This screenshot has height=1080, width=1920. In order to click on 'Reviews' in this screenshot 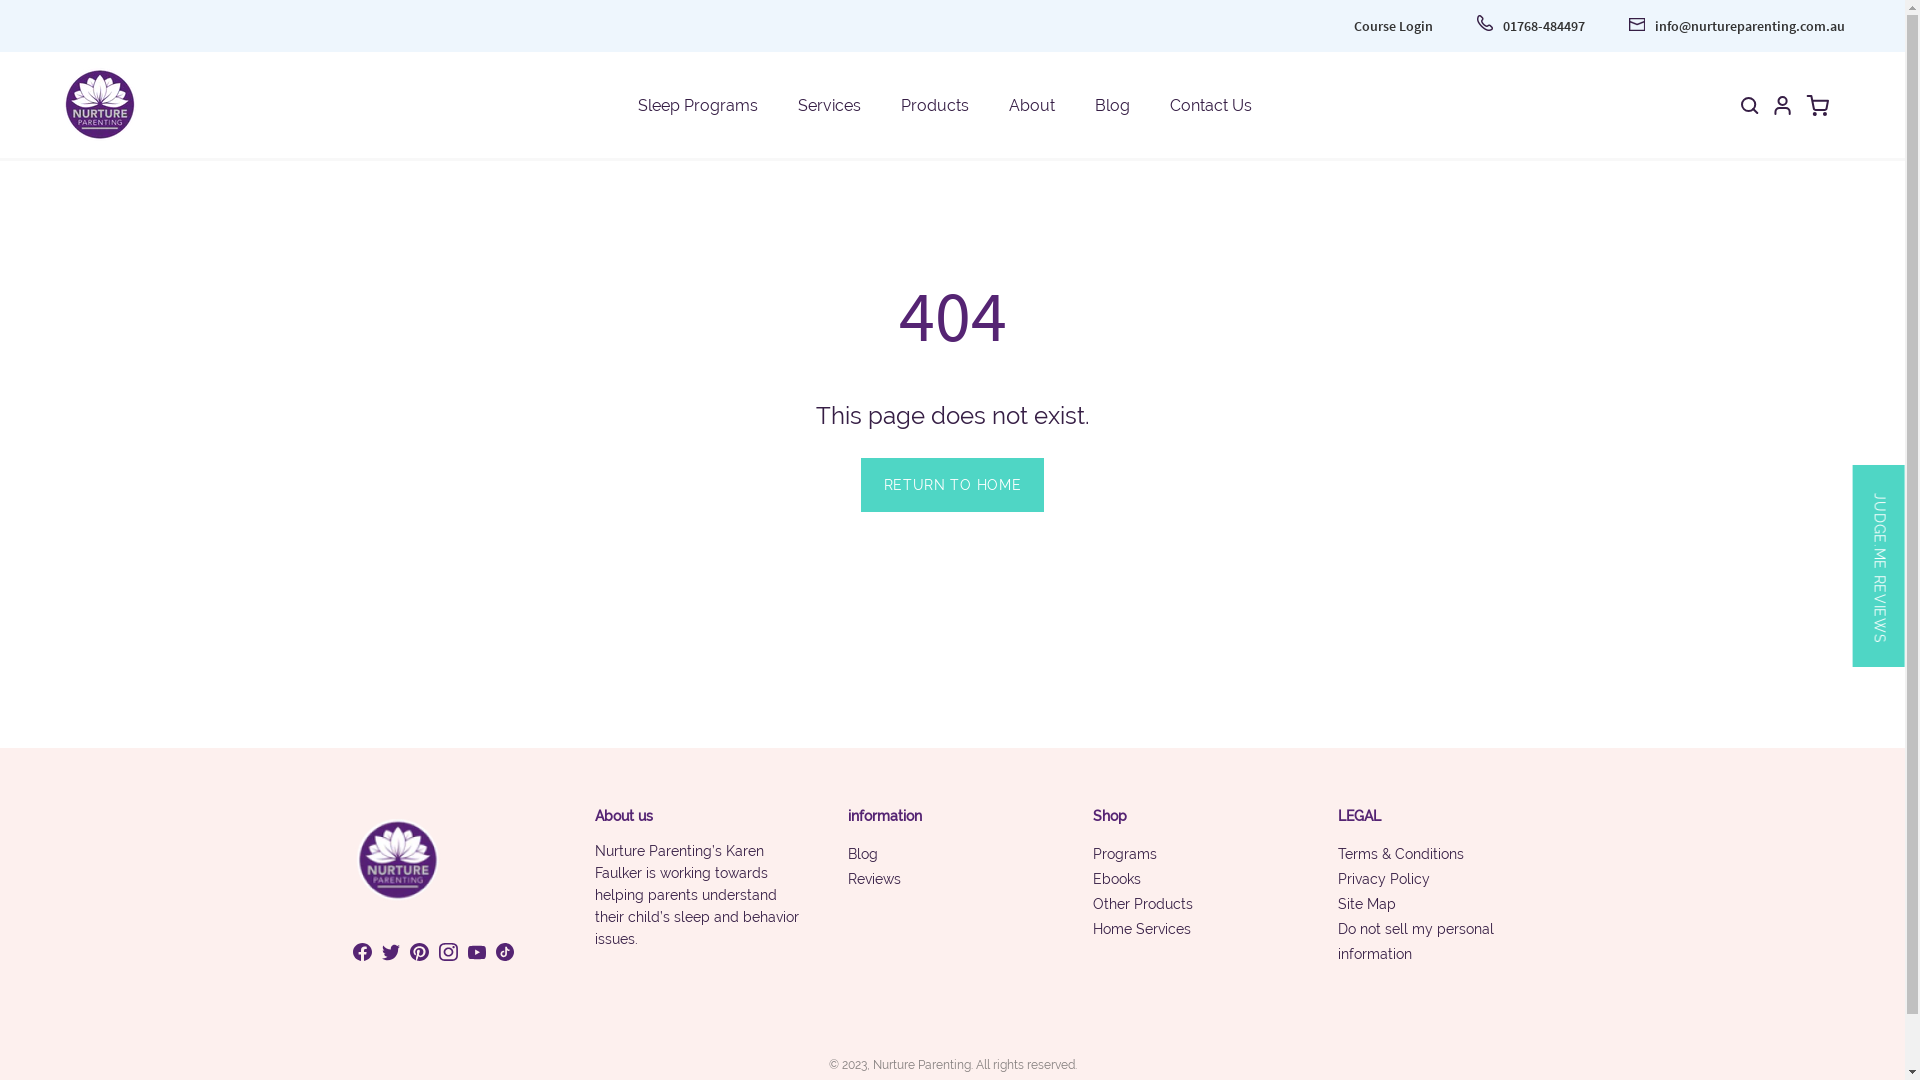, I will do `click(874, 878)`.